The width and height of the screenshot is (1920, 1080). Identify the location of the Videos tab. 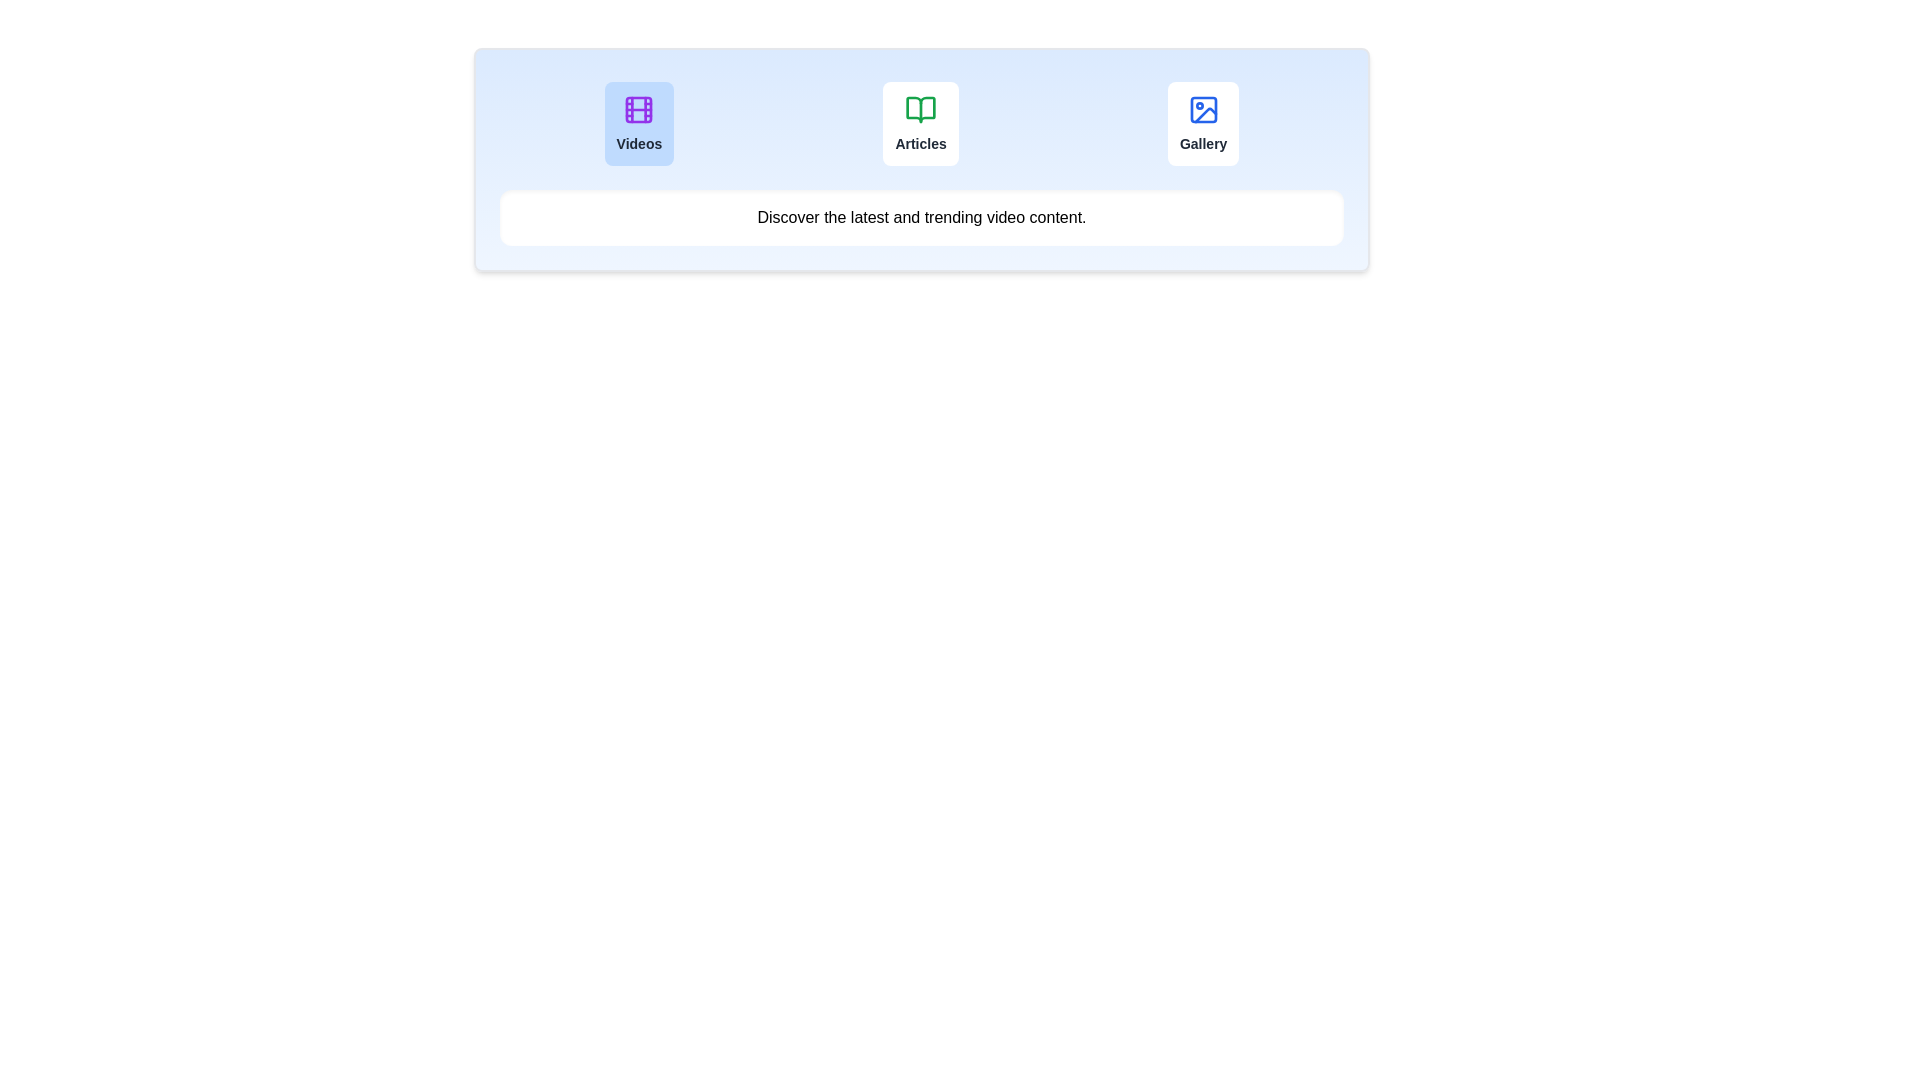
(637, 123).